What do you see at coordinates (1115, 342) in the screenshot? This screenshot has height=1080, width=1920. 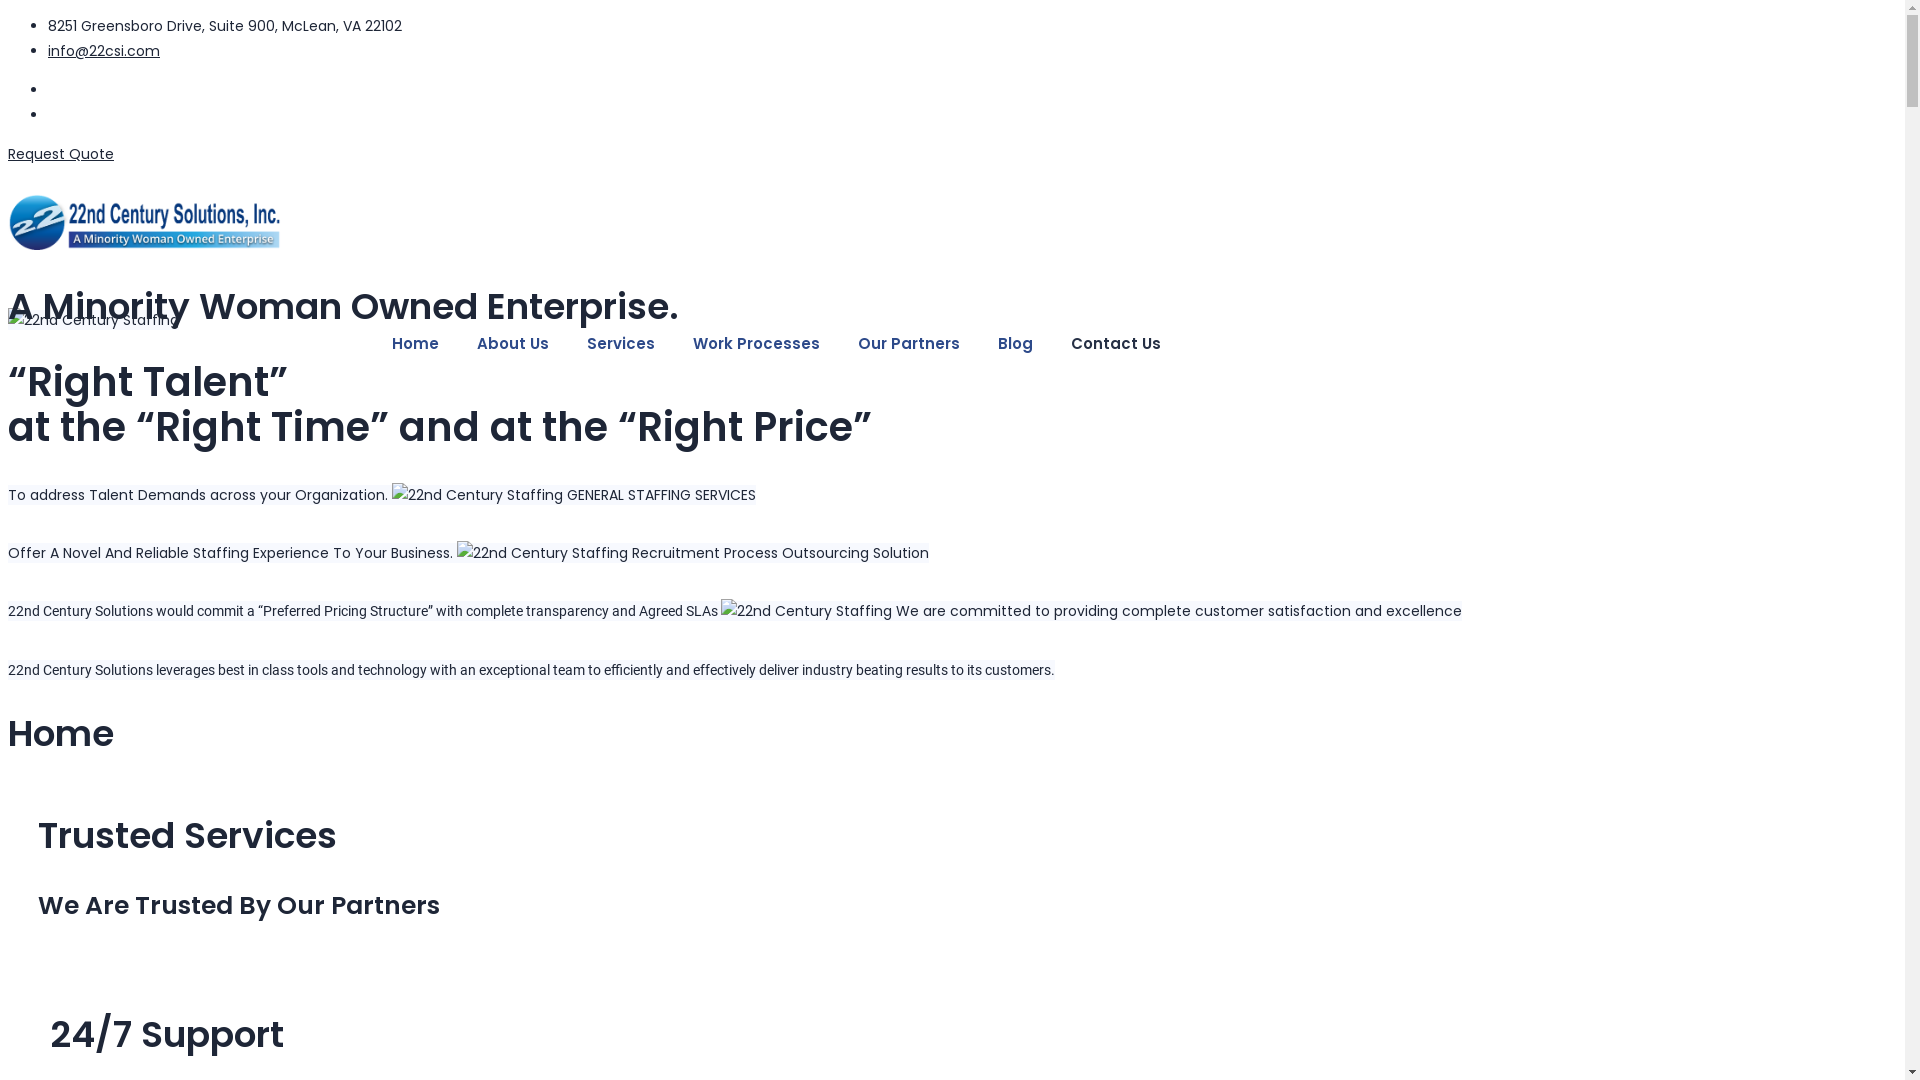 I see `'Contact Us'` at bounding box center [1115, 342].